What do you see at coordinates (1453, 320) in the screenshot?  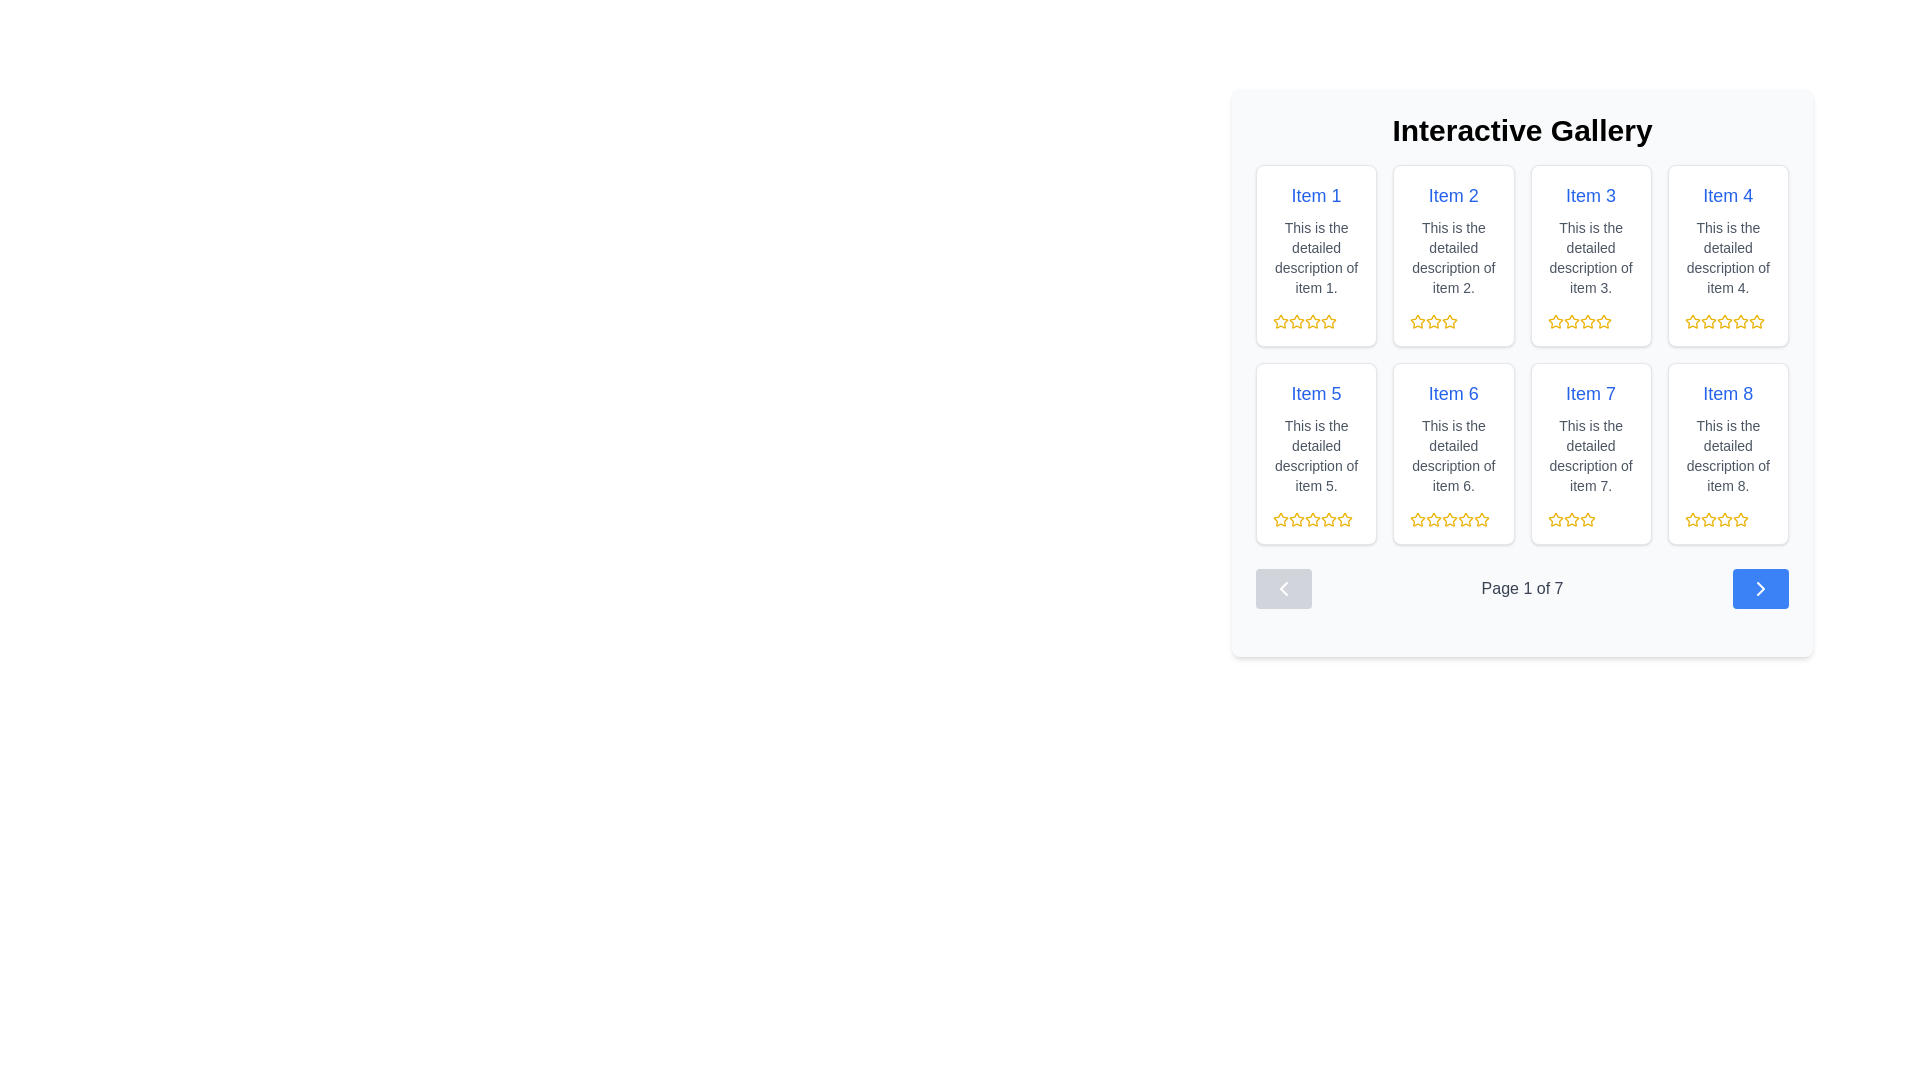 I see `the third star icon in the rating system below 'Item 2'` at bounding box center [1453, 320].